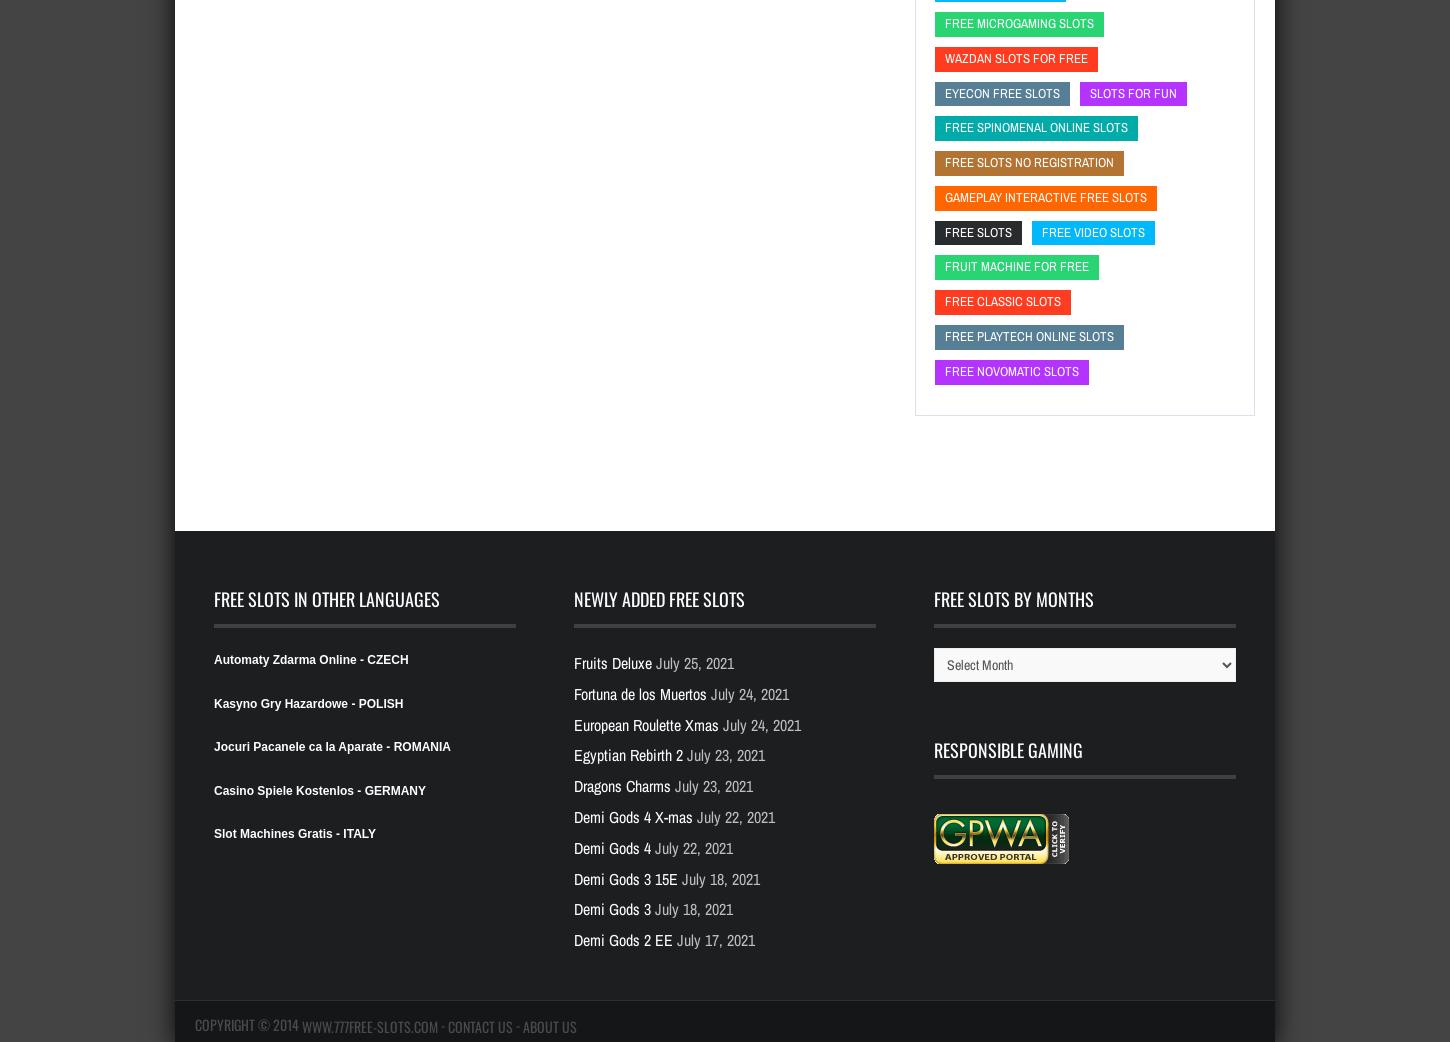 Image resolution: width=1450 pixels, height=1042 pixels. I want to click on 'free video slots', so click(1092, 230).